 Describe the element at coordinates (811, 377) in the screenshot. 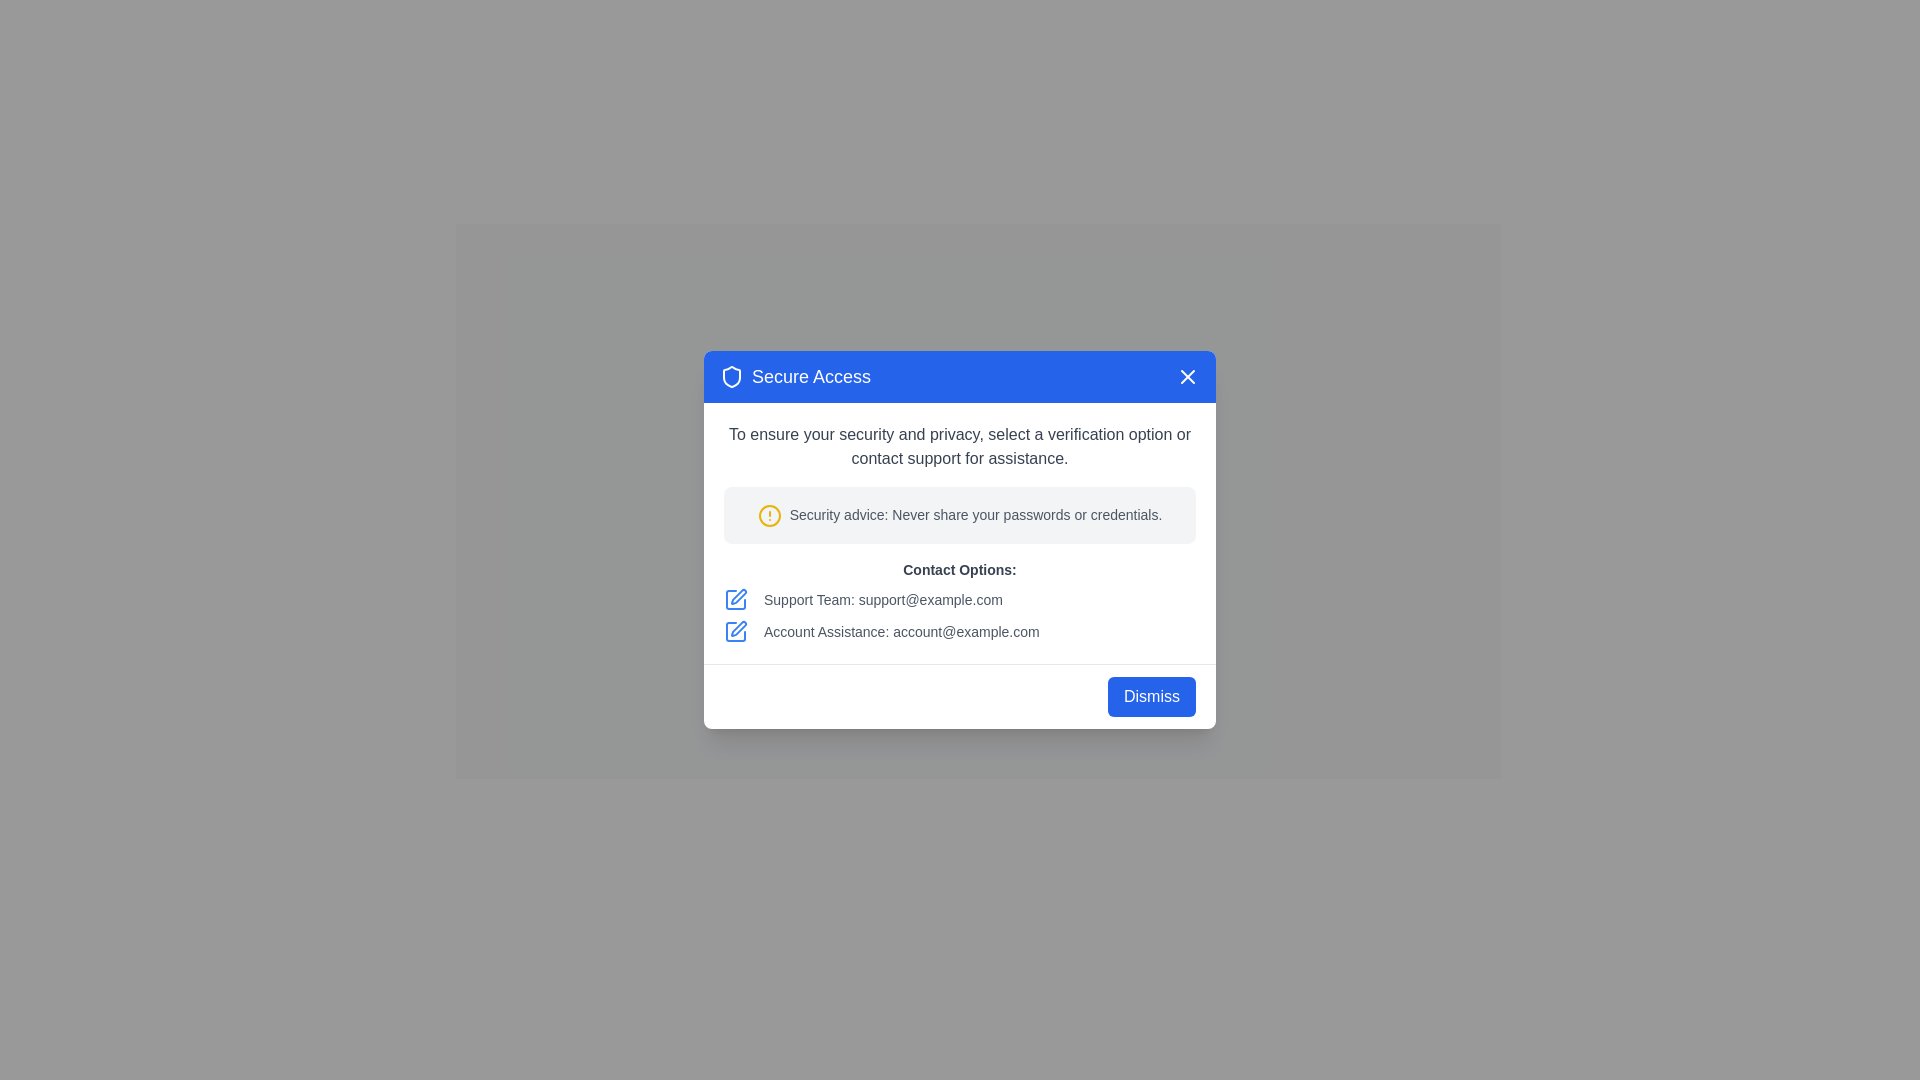

I see `text label that serves as the title of the modal dialog box, positioned just to the right of a shield icon and near the top of the dialog` at that location.